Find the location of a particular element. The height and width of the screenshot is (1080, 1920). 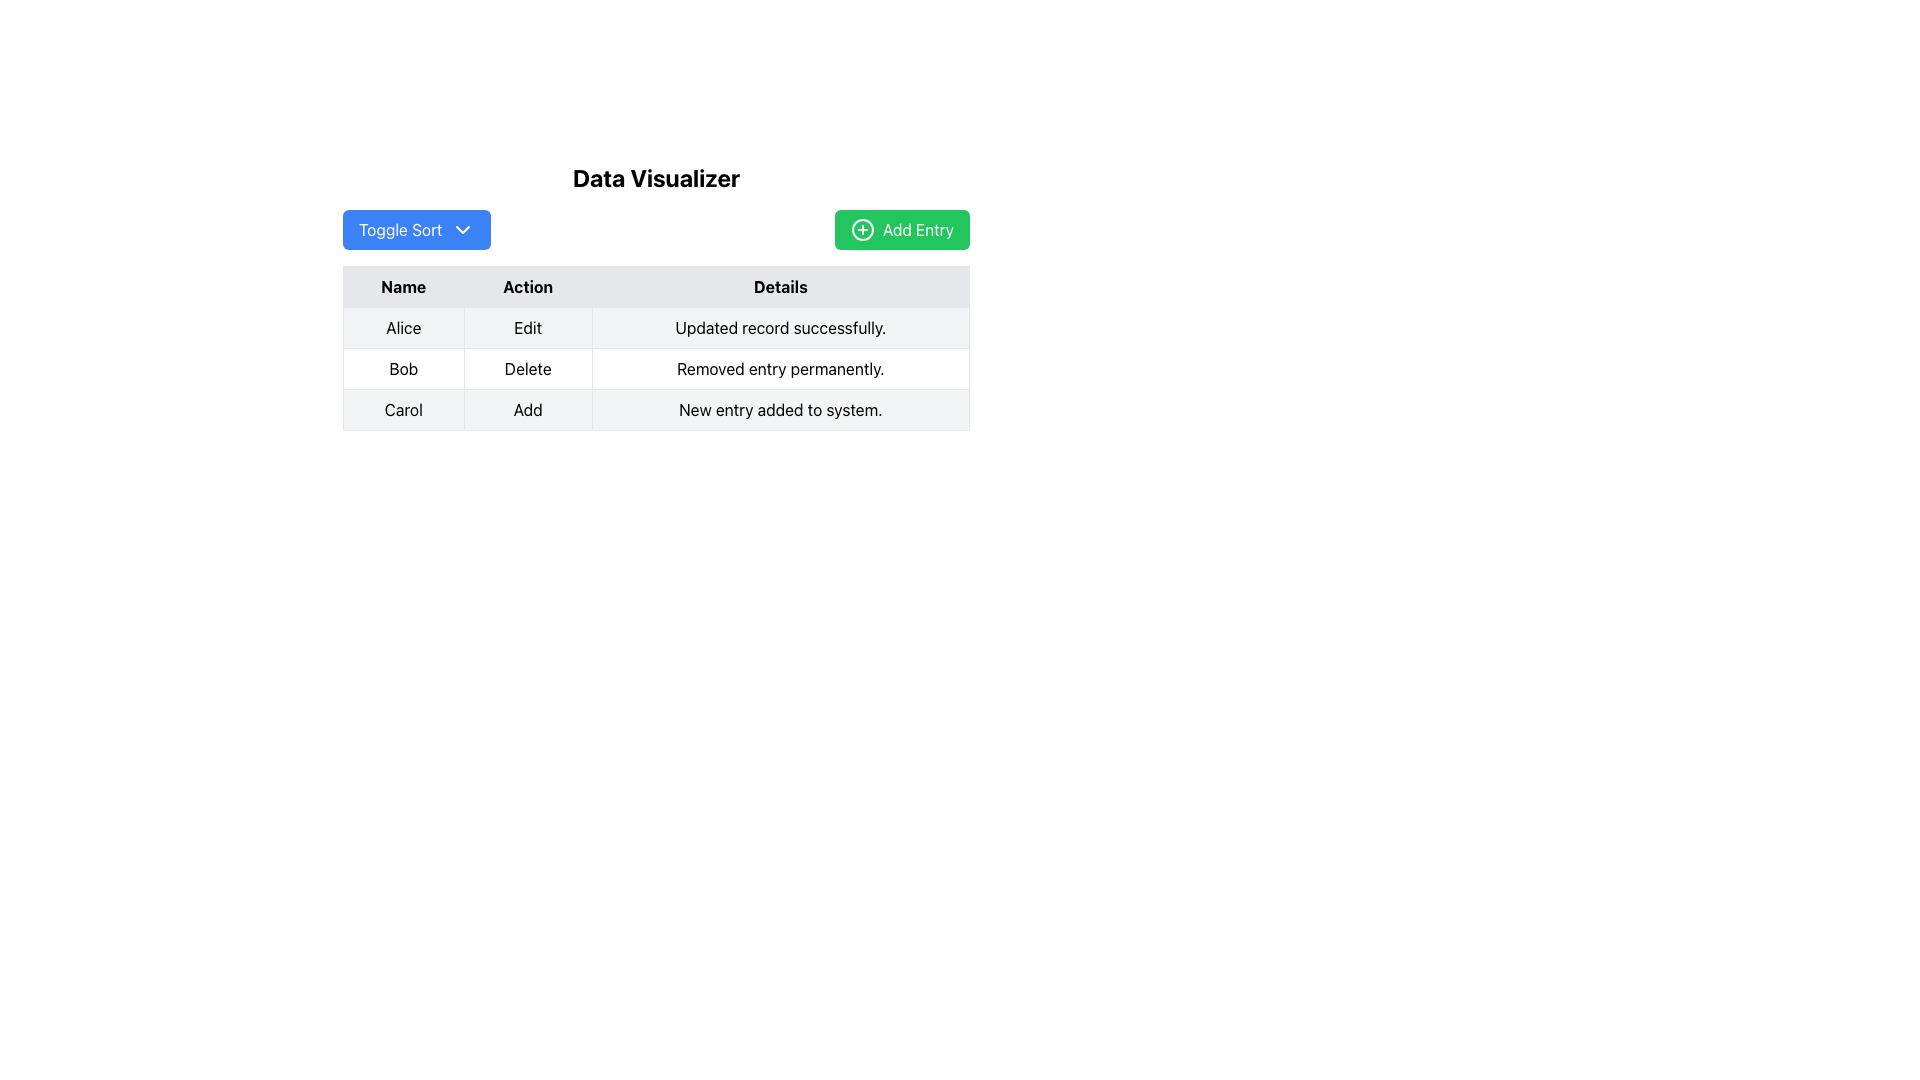

the icon located on the left side of the 'Add Entry' button in the top-right area of the interface is located at coordinates (862, 229).